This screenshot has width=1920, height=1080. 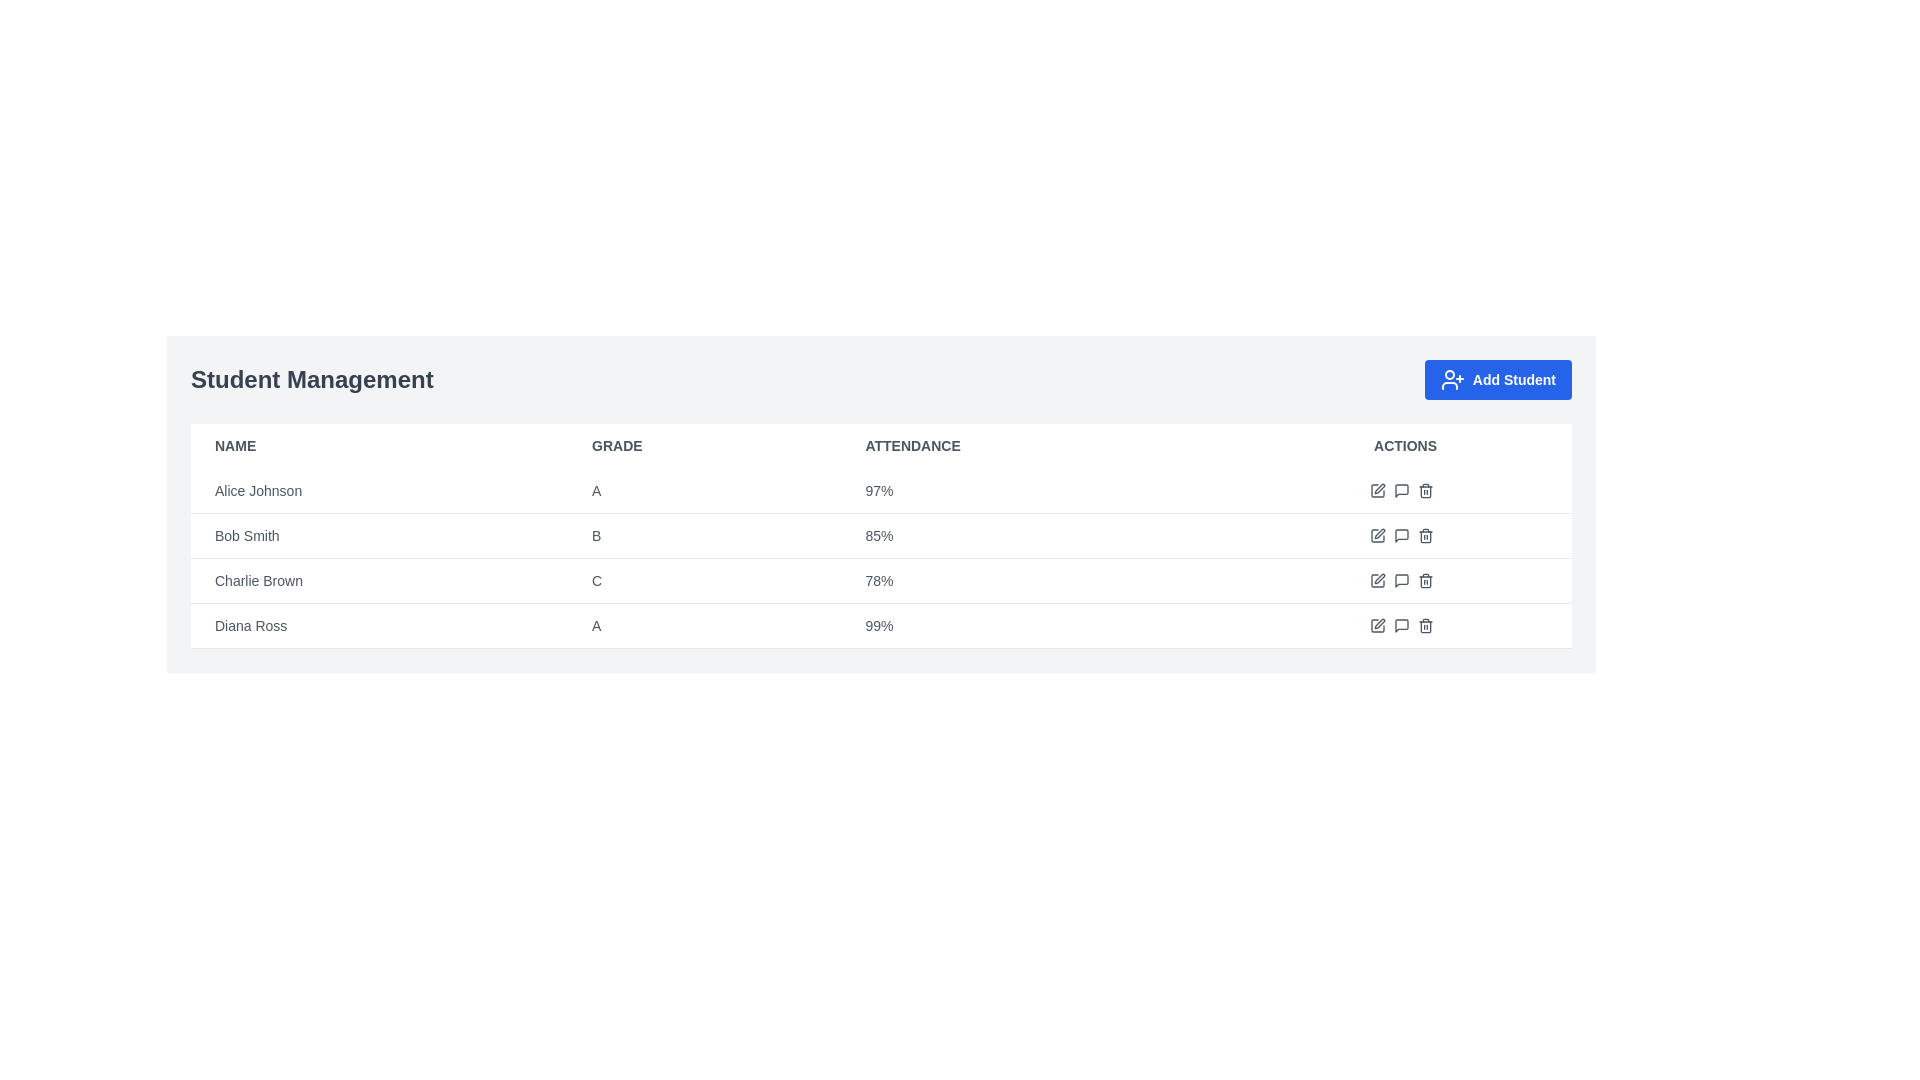 I want to click on the Icon button in the Actions column for Diana Ross to initiate a comment or message action, so click(x=1400, y=624).